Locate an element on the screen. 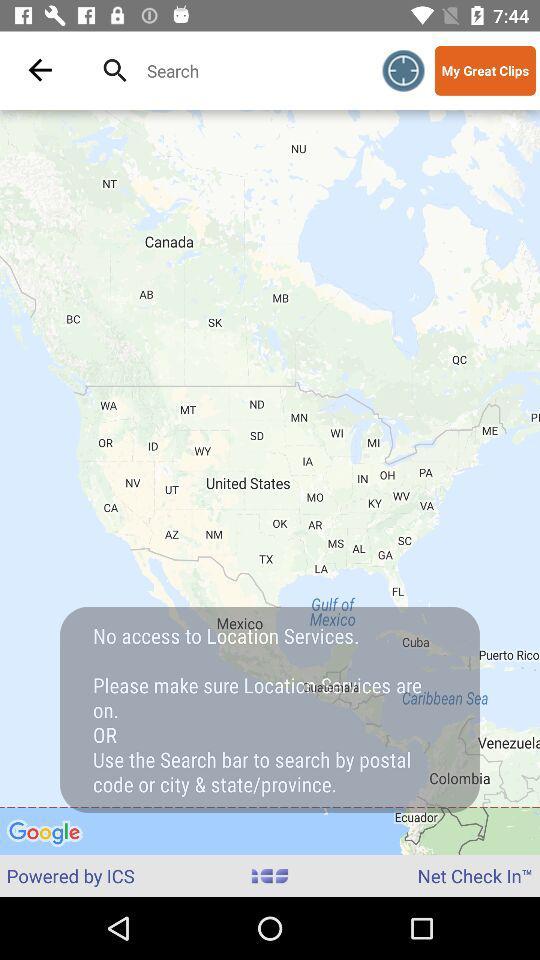  map is located at coordinates (248, 70).